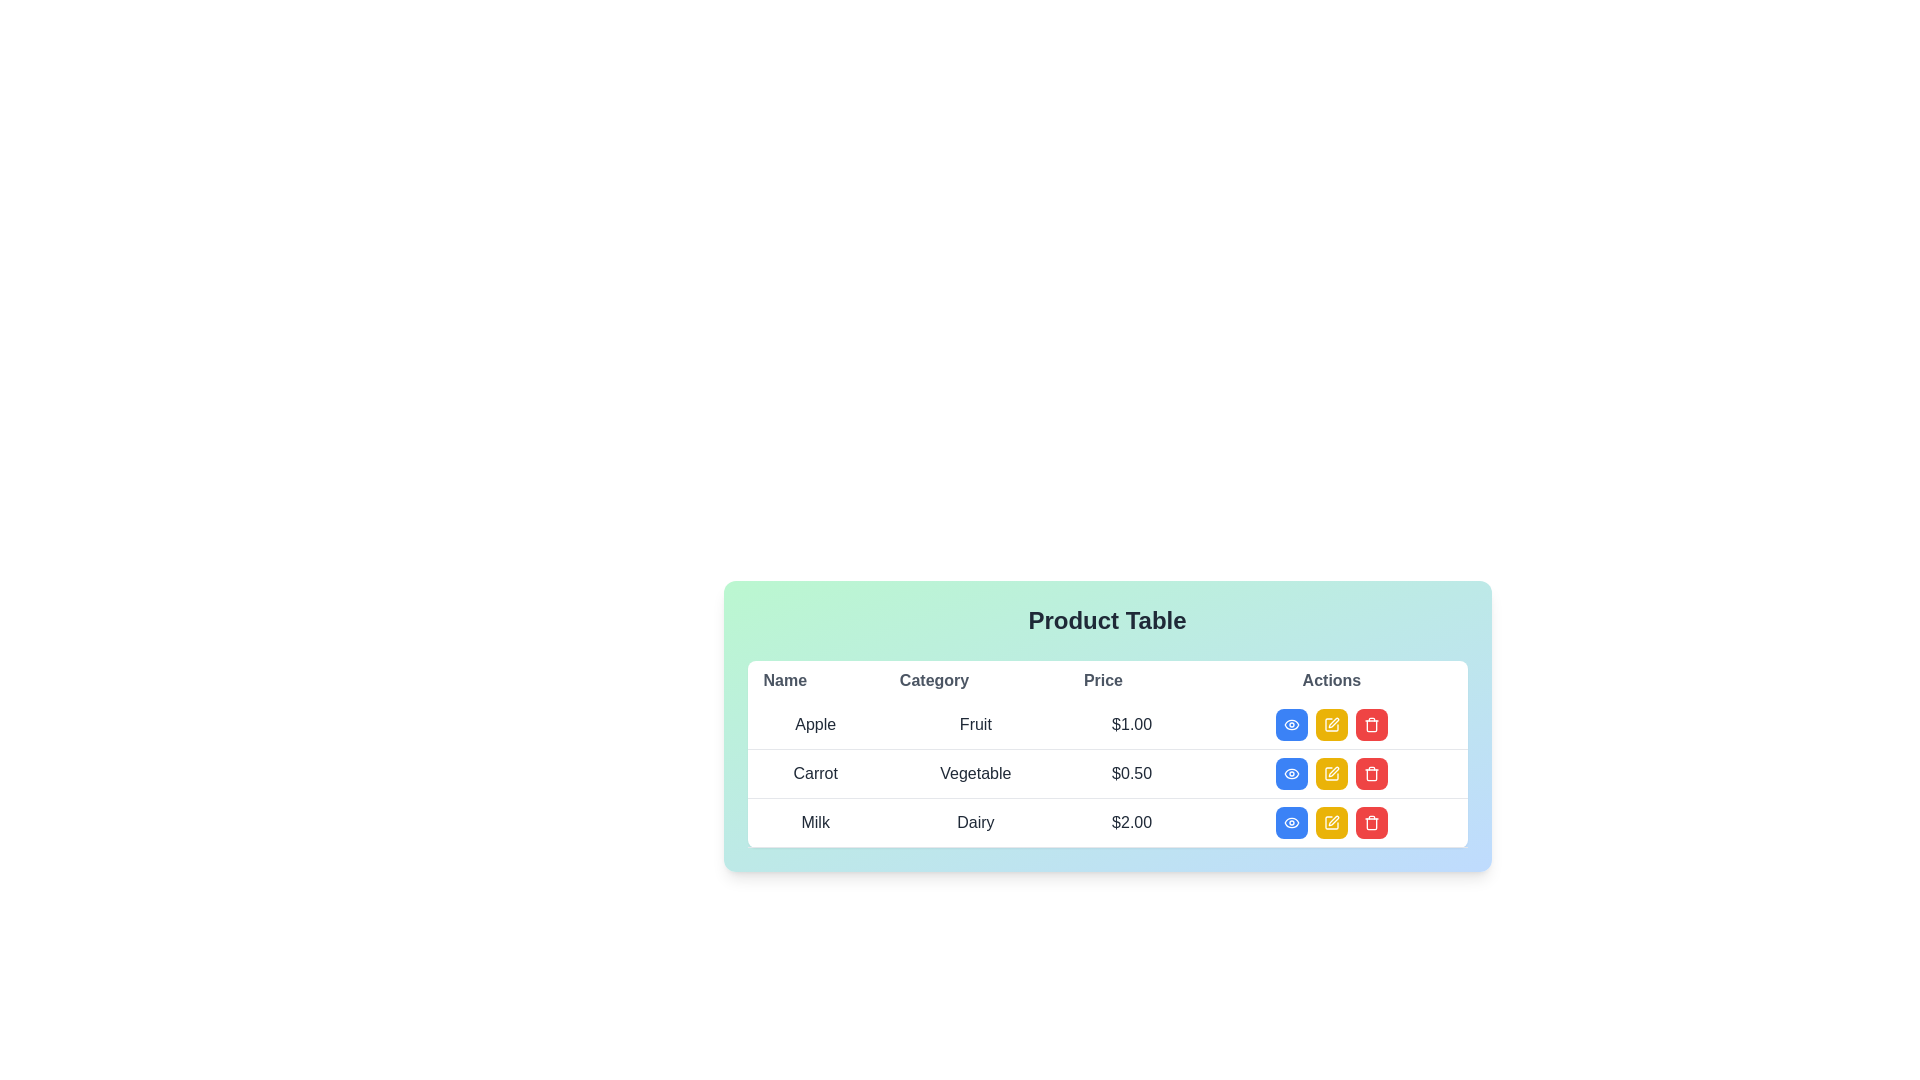 Image resolution: width=1920 pixels, height=1080 pixels. What do you see at coordinates (1370, 774) in the screenshot?
I see `the trash can icon within the Actions column for the 'Milk' product` at bounding box center [1370, 774].